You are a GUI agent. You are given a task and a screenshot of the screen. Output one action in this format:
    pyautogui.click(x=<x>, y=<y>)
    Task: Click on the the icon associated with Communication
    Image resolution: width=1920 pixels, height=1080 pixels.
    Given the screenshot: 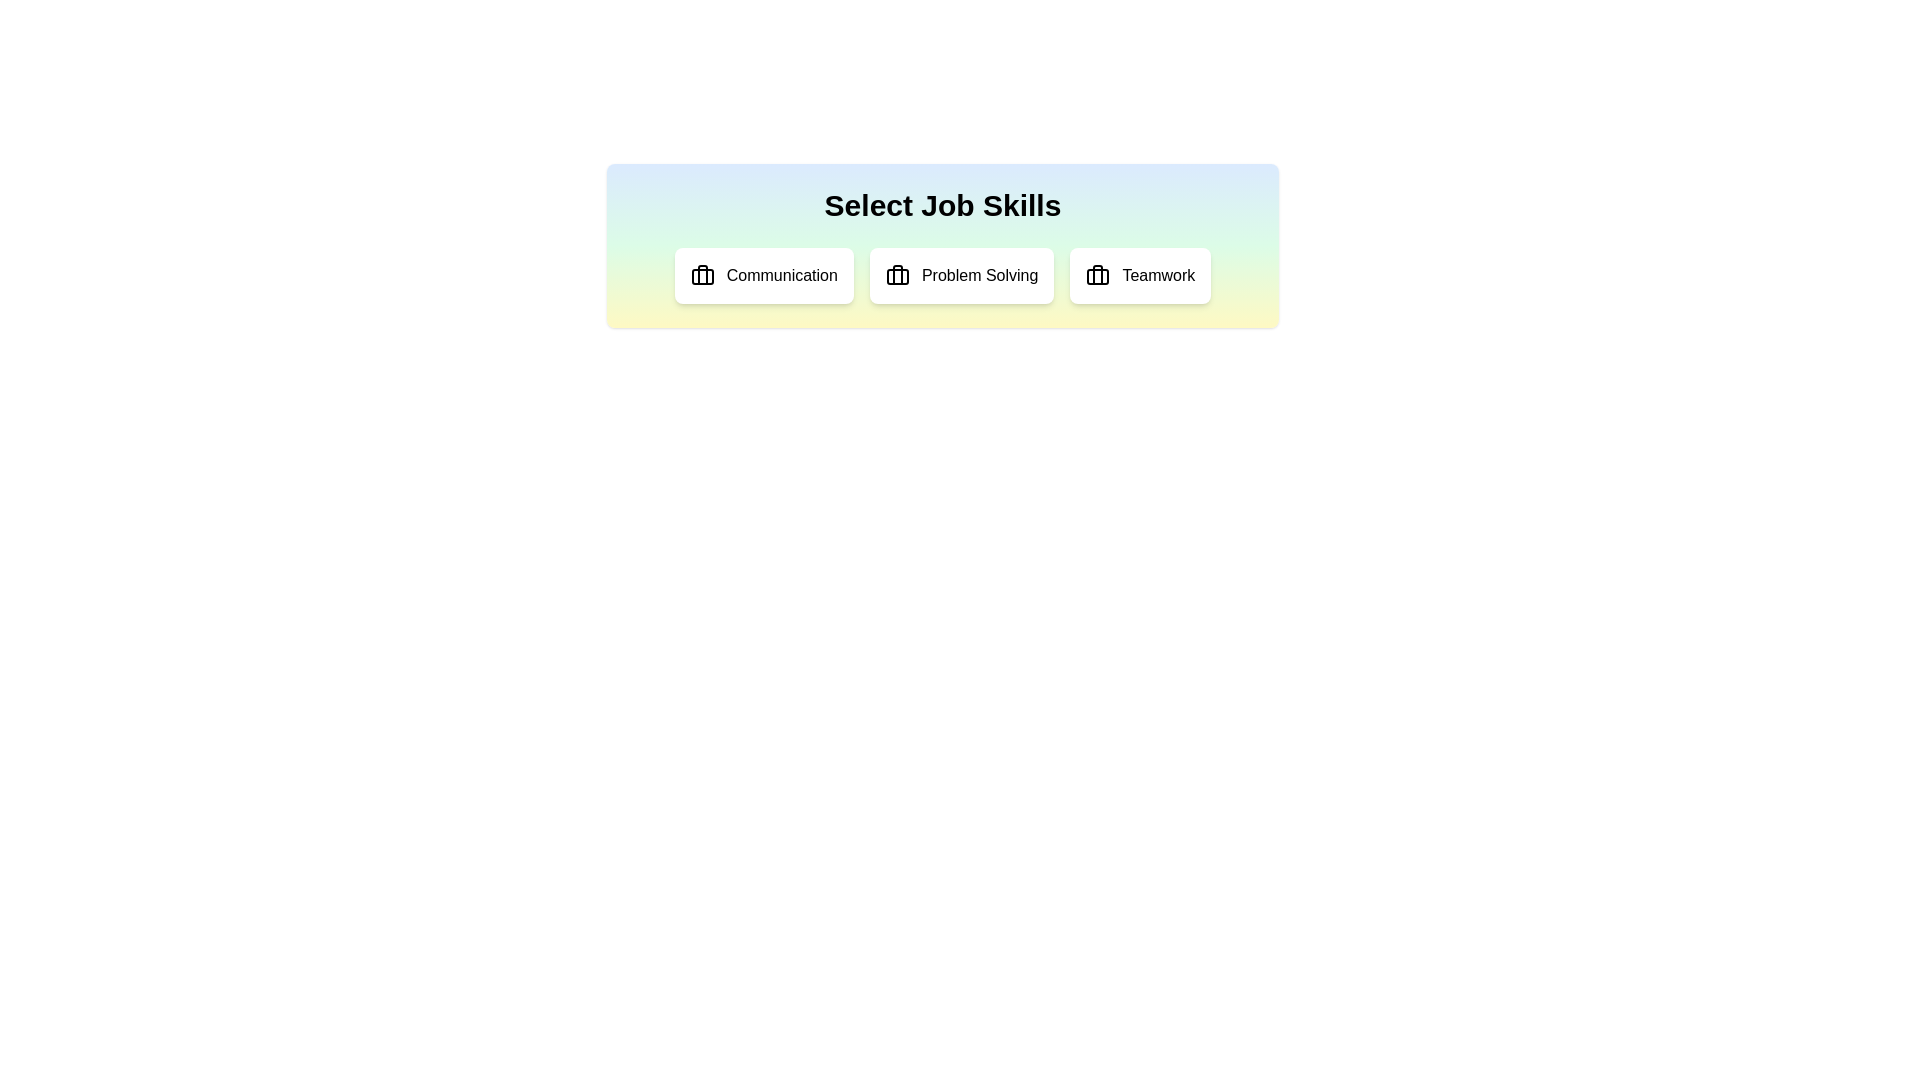 What is the action you would take?
    pyautogui.click(x=702, y=276)
    